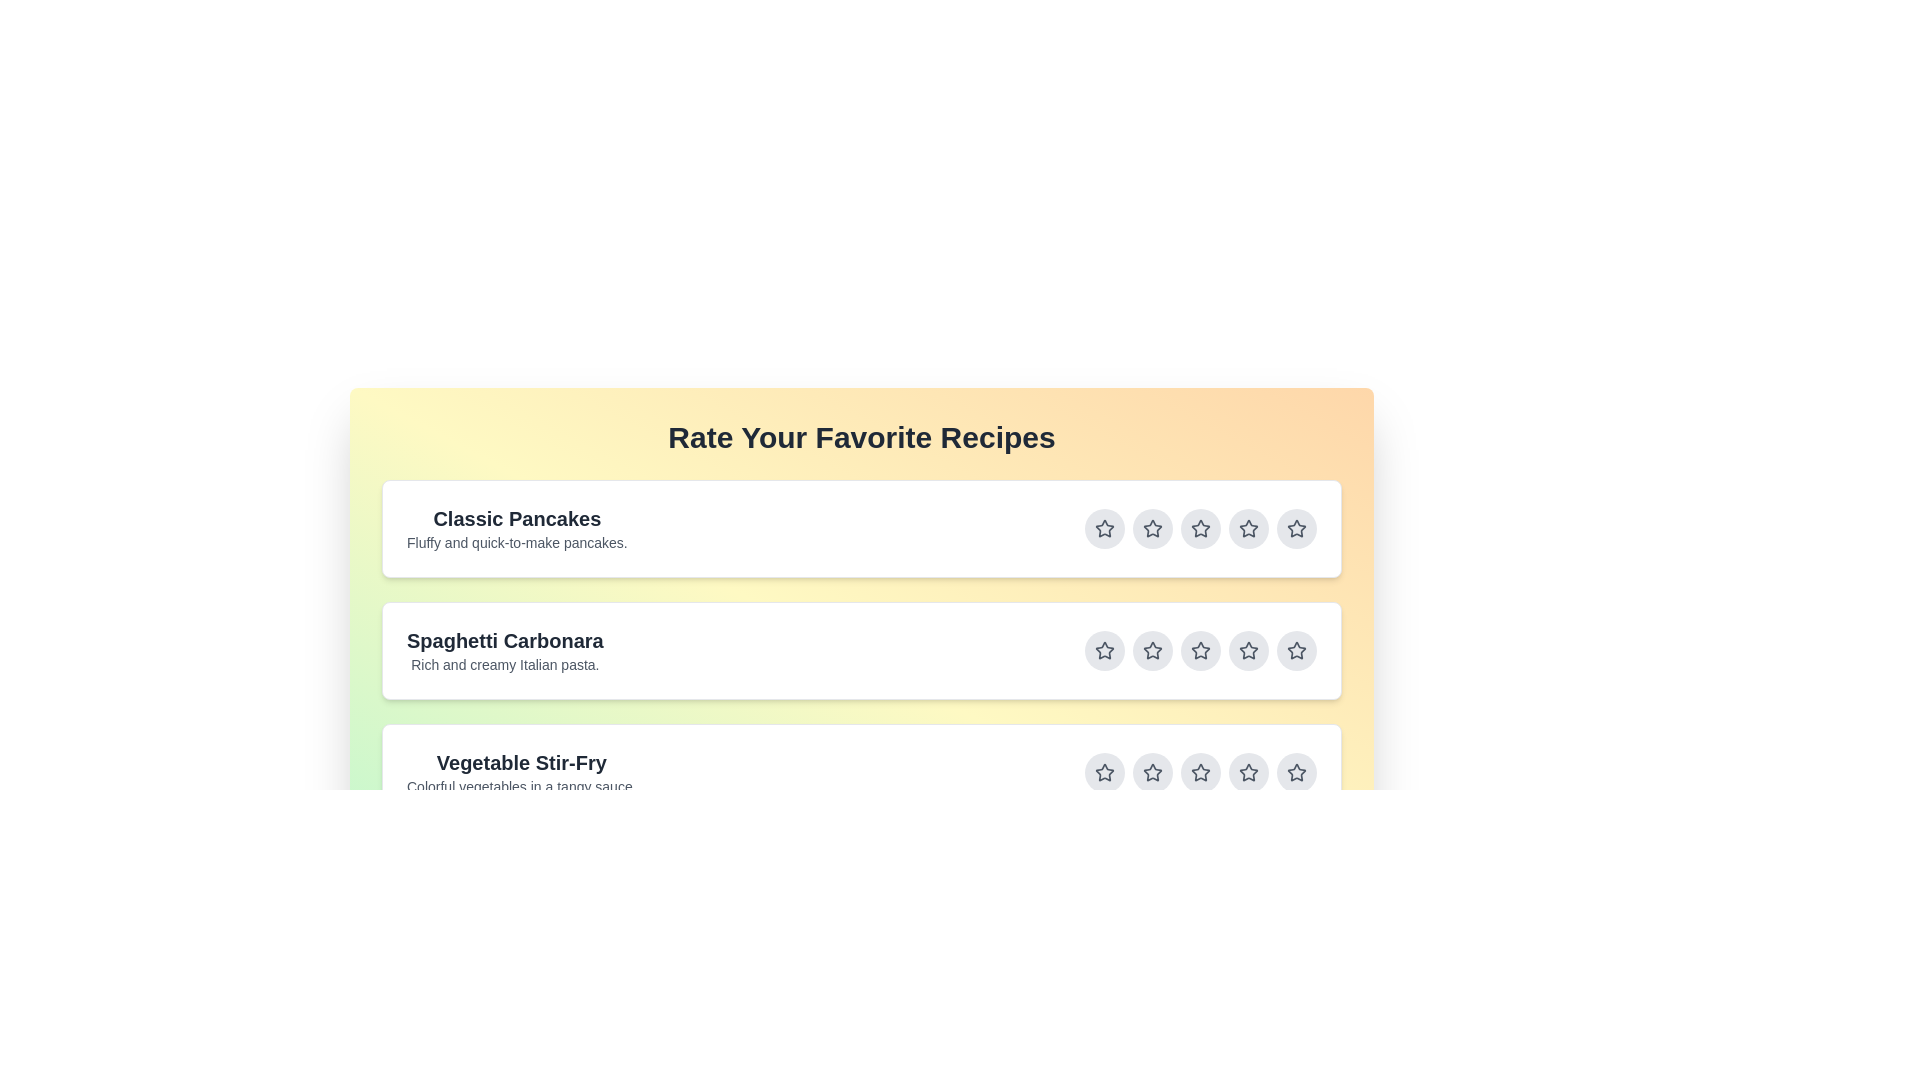  What do you see at coordinates (1247, 771) in the screenshot?
I see `the star button corresponding to 4 stars for the recipe titled Vegetable Stir-Fry` at bounding box center [1247, 771].